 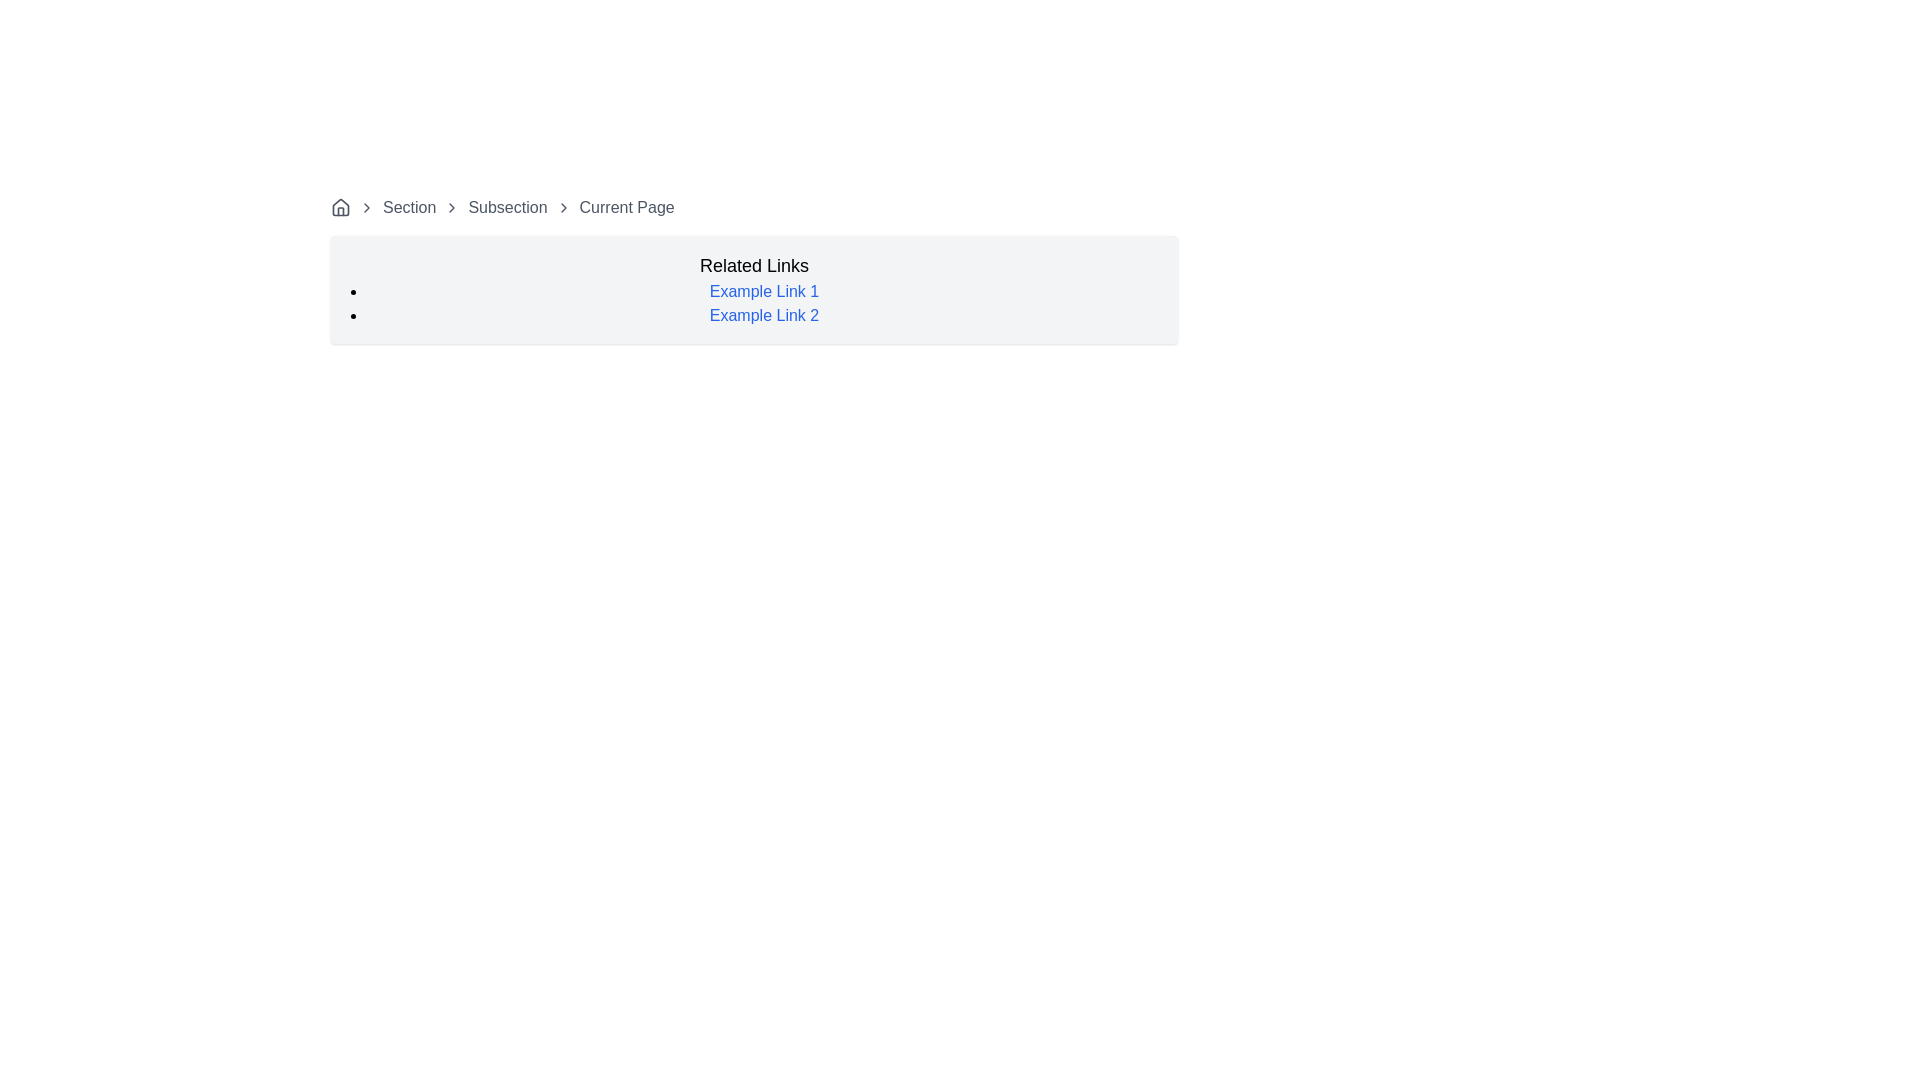 I want to click on the hyperlink labeled 'Example Link 2' in the 'Related Links' section, so click(x=763, y=315).